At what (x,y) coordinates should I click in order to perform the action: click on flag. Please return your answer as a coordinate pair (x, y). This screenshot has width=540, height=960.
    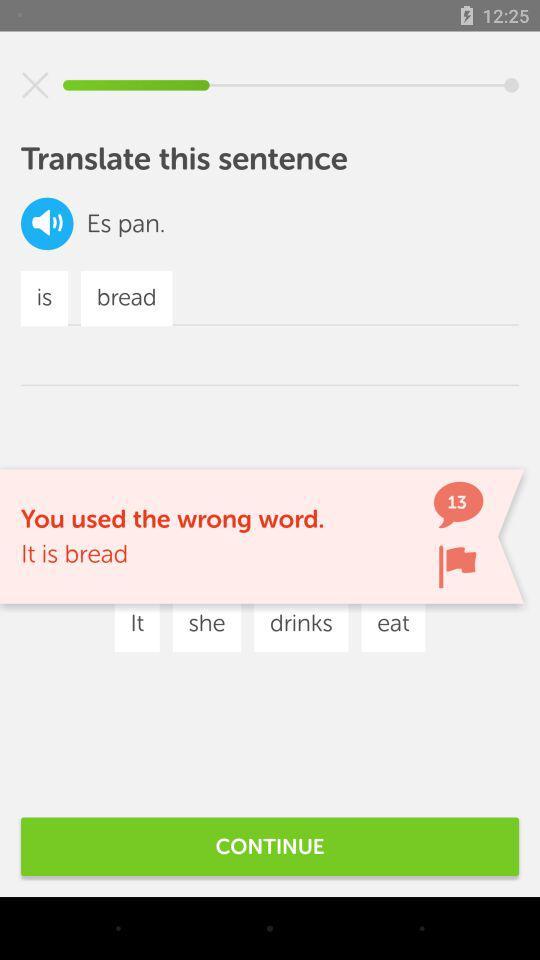
    Looking at the image, I should click on (457, 566).